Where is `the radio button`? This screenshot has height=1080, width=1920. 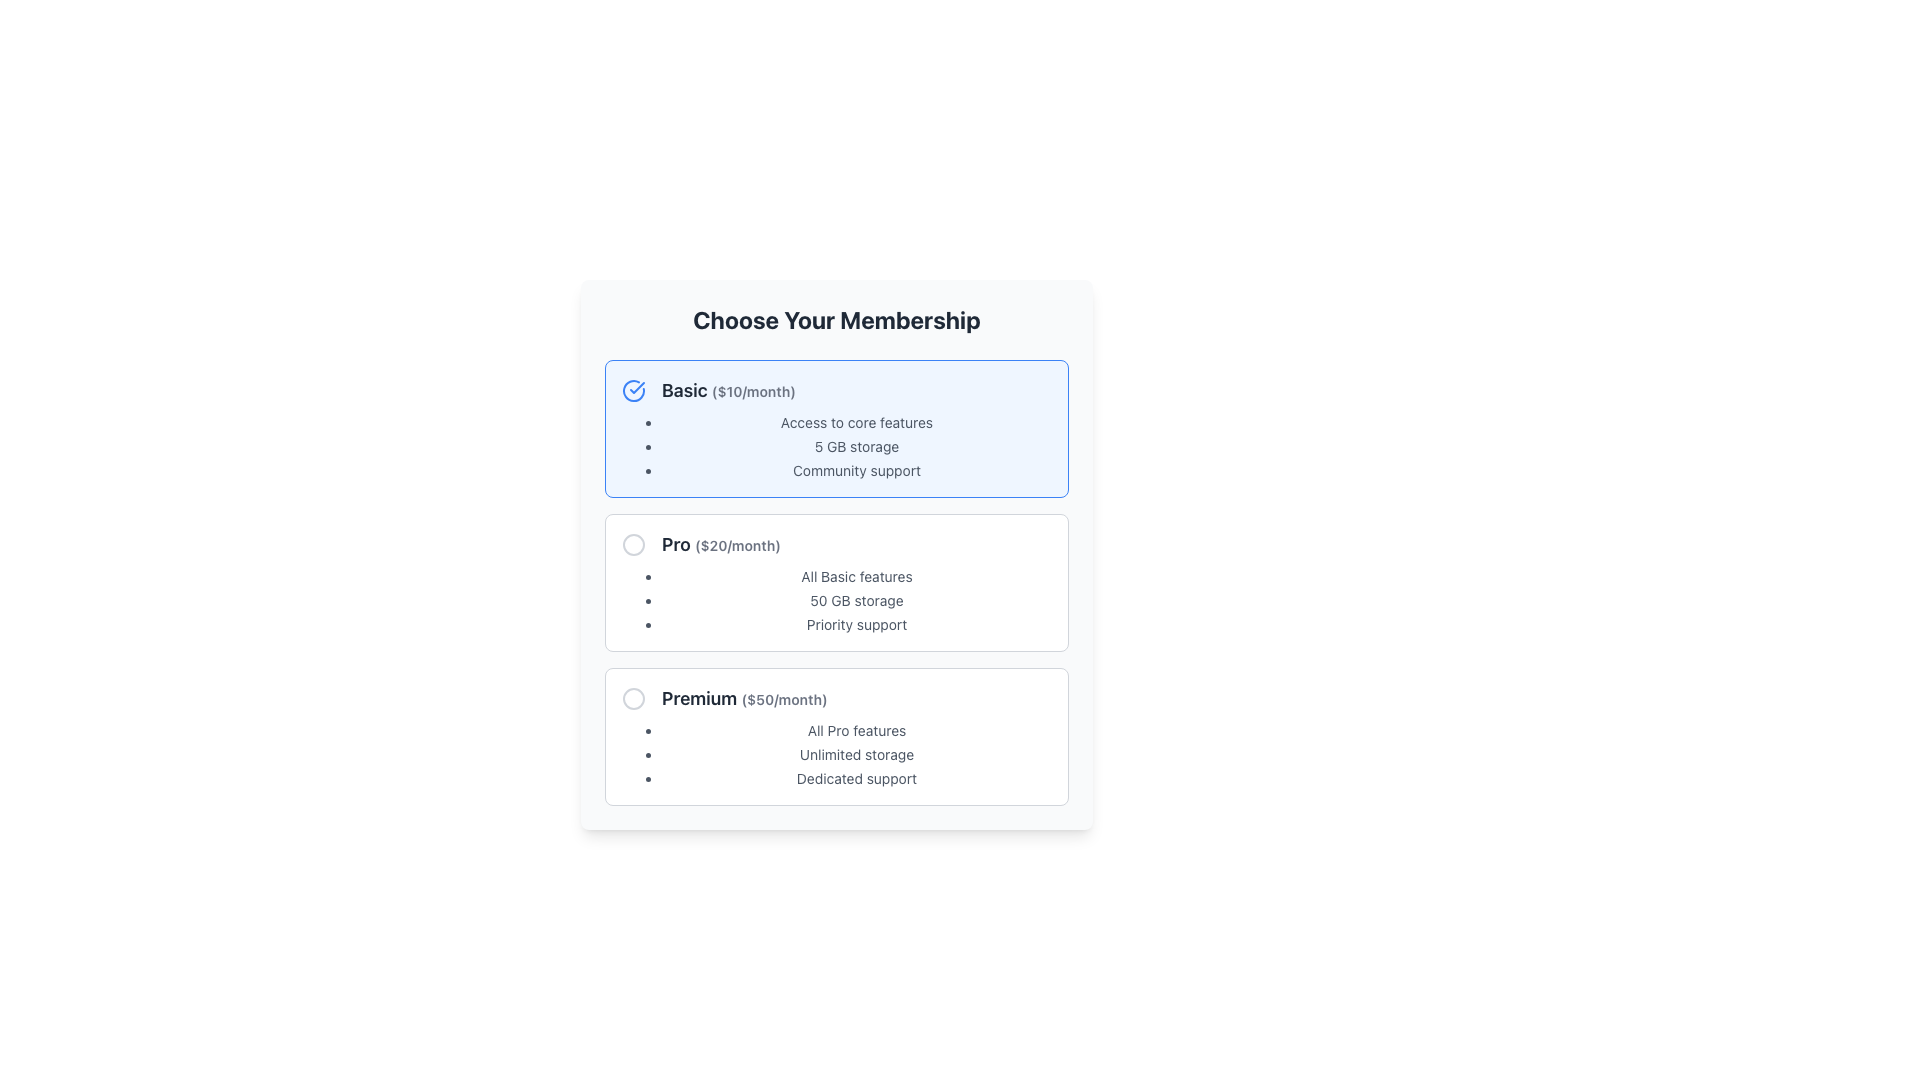
the radio button is located at coordinates (632, 697).